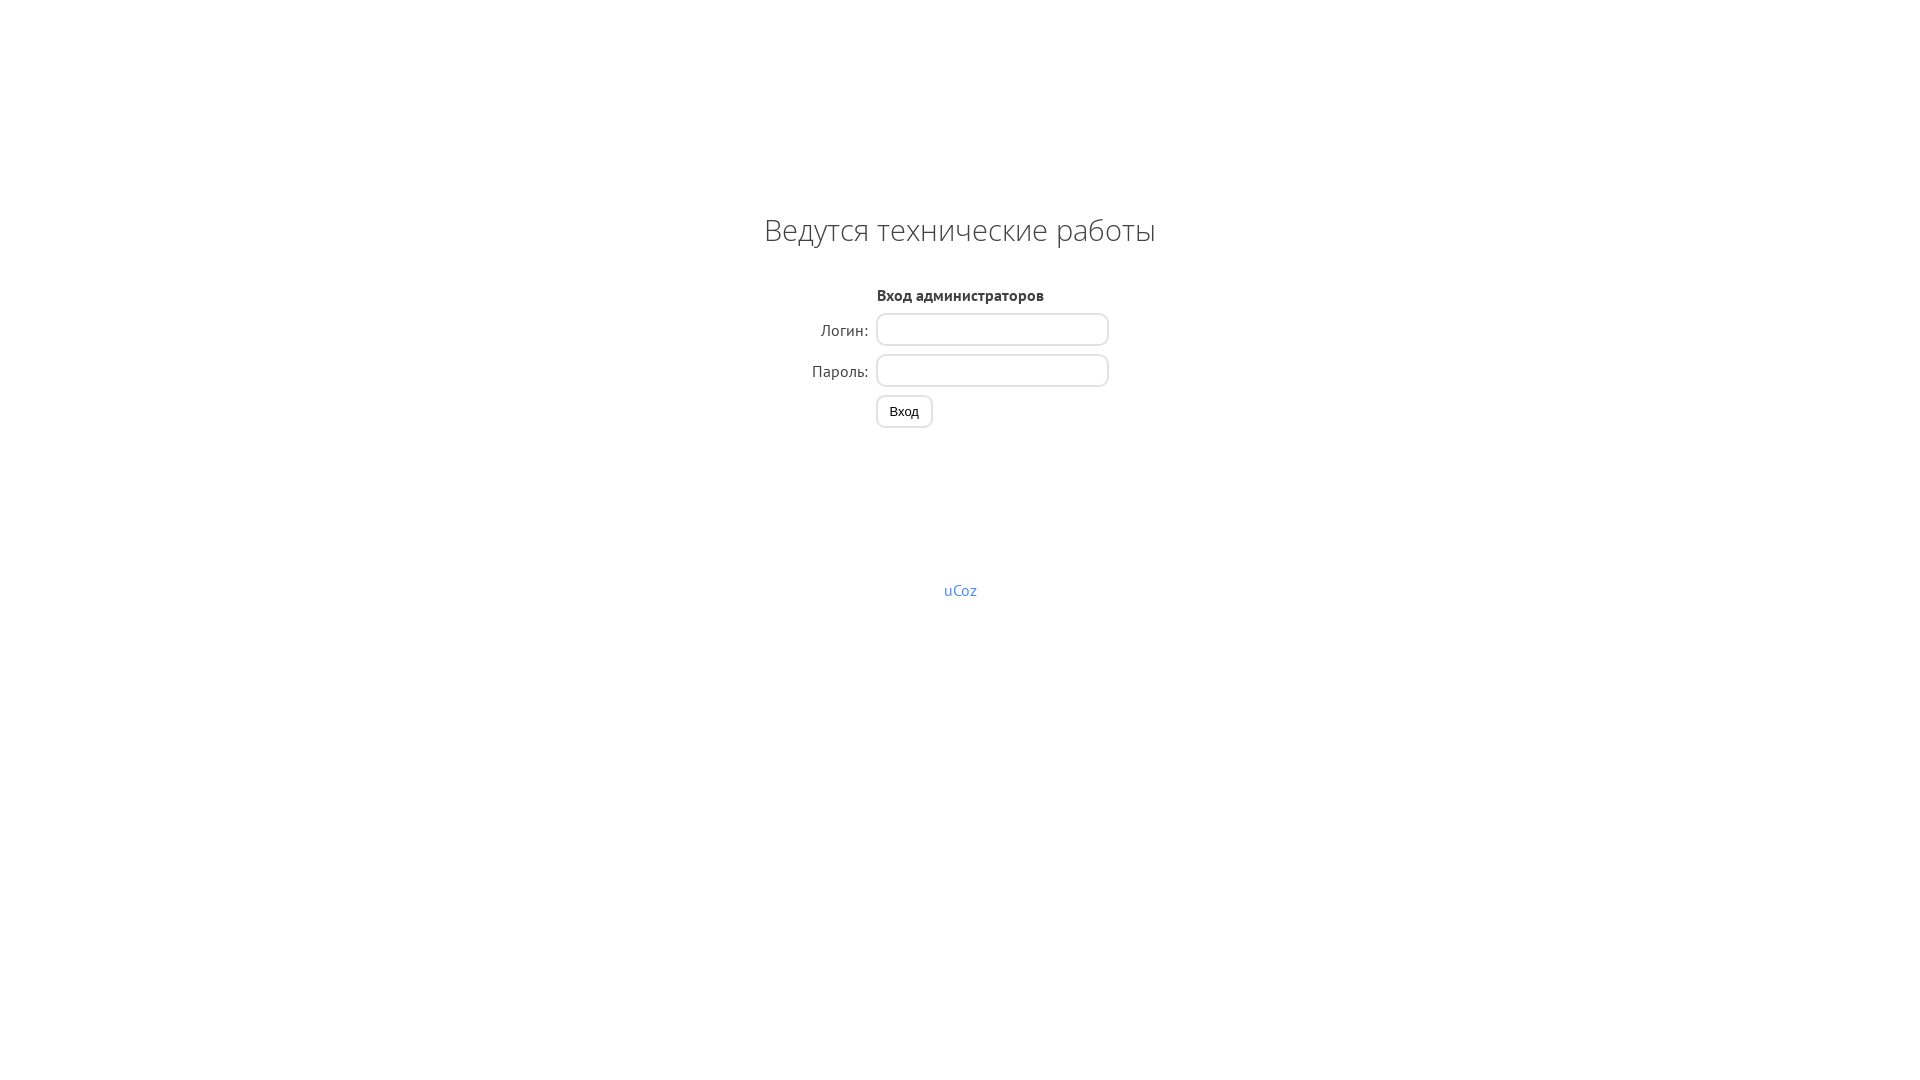  Describe the element at coordinates (960, 589) in the screenshot. I see `'uCoz'` at that location.